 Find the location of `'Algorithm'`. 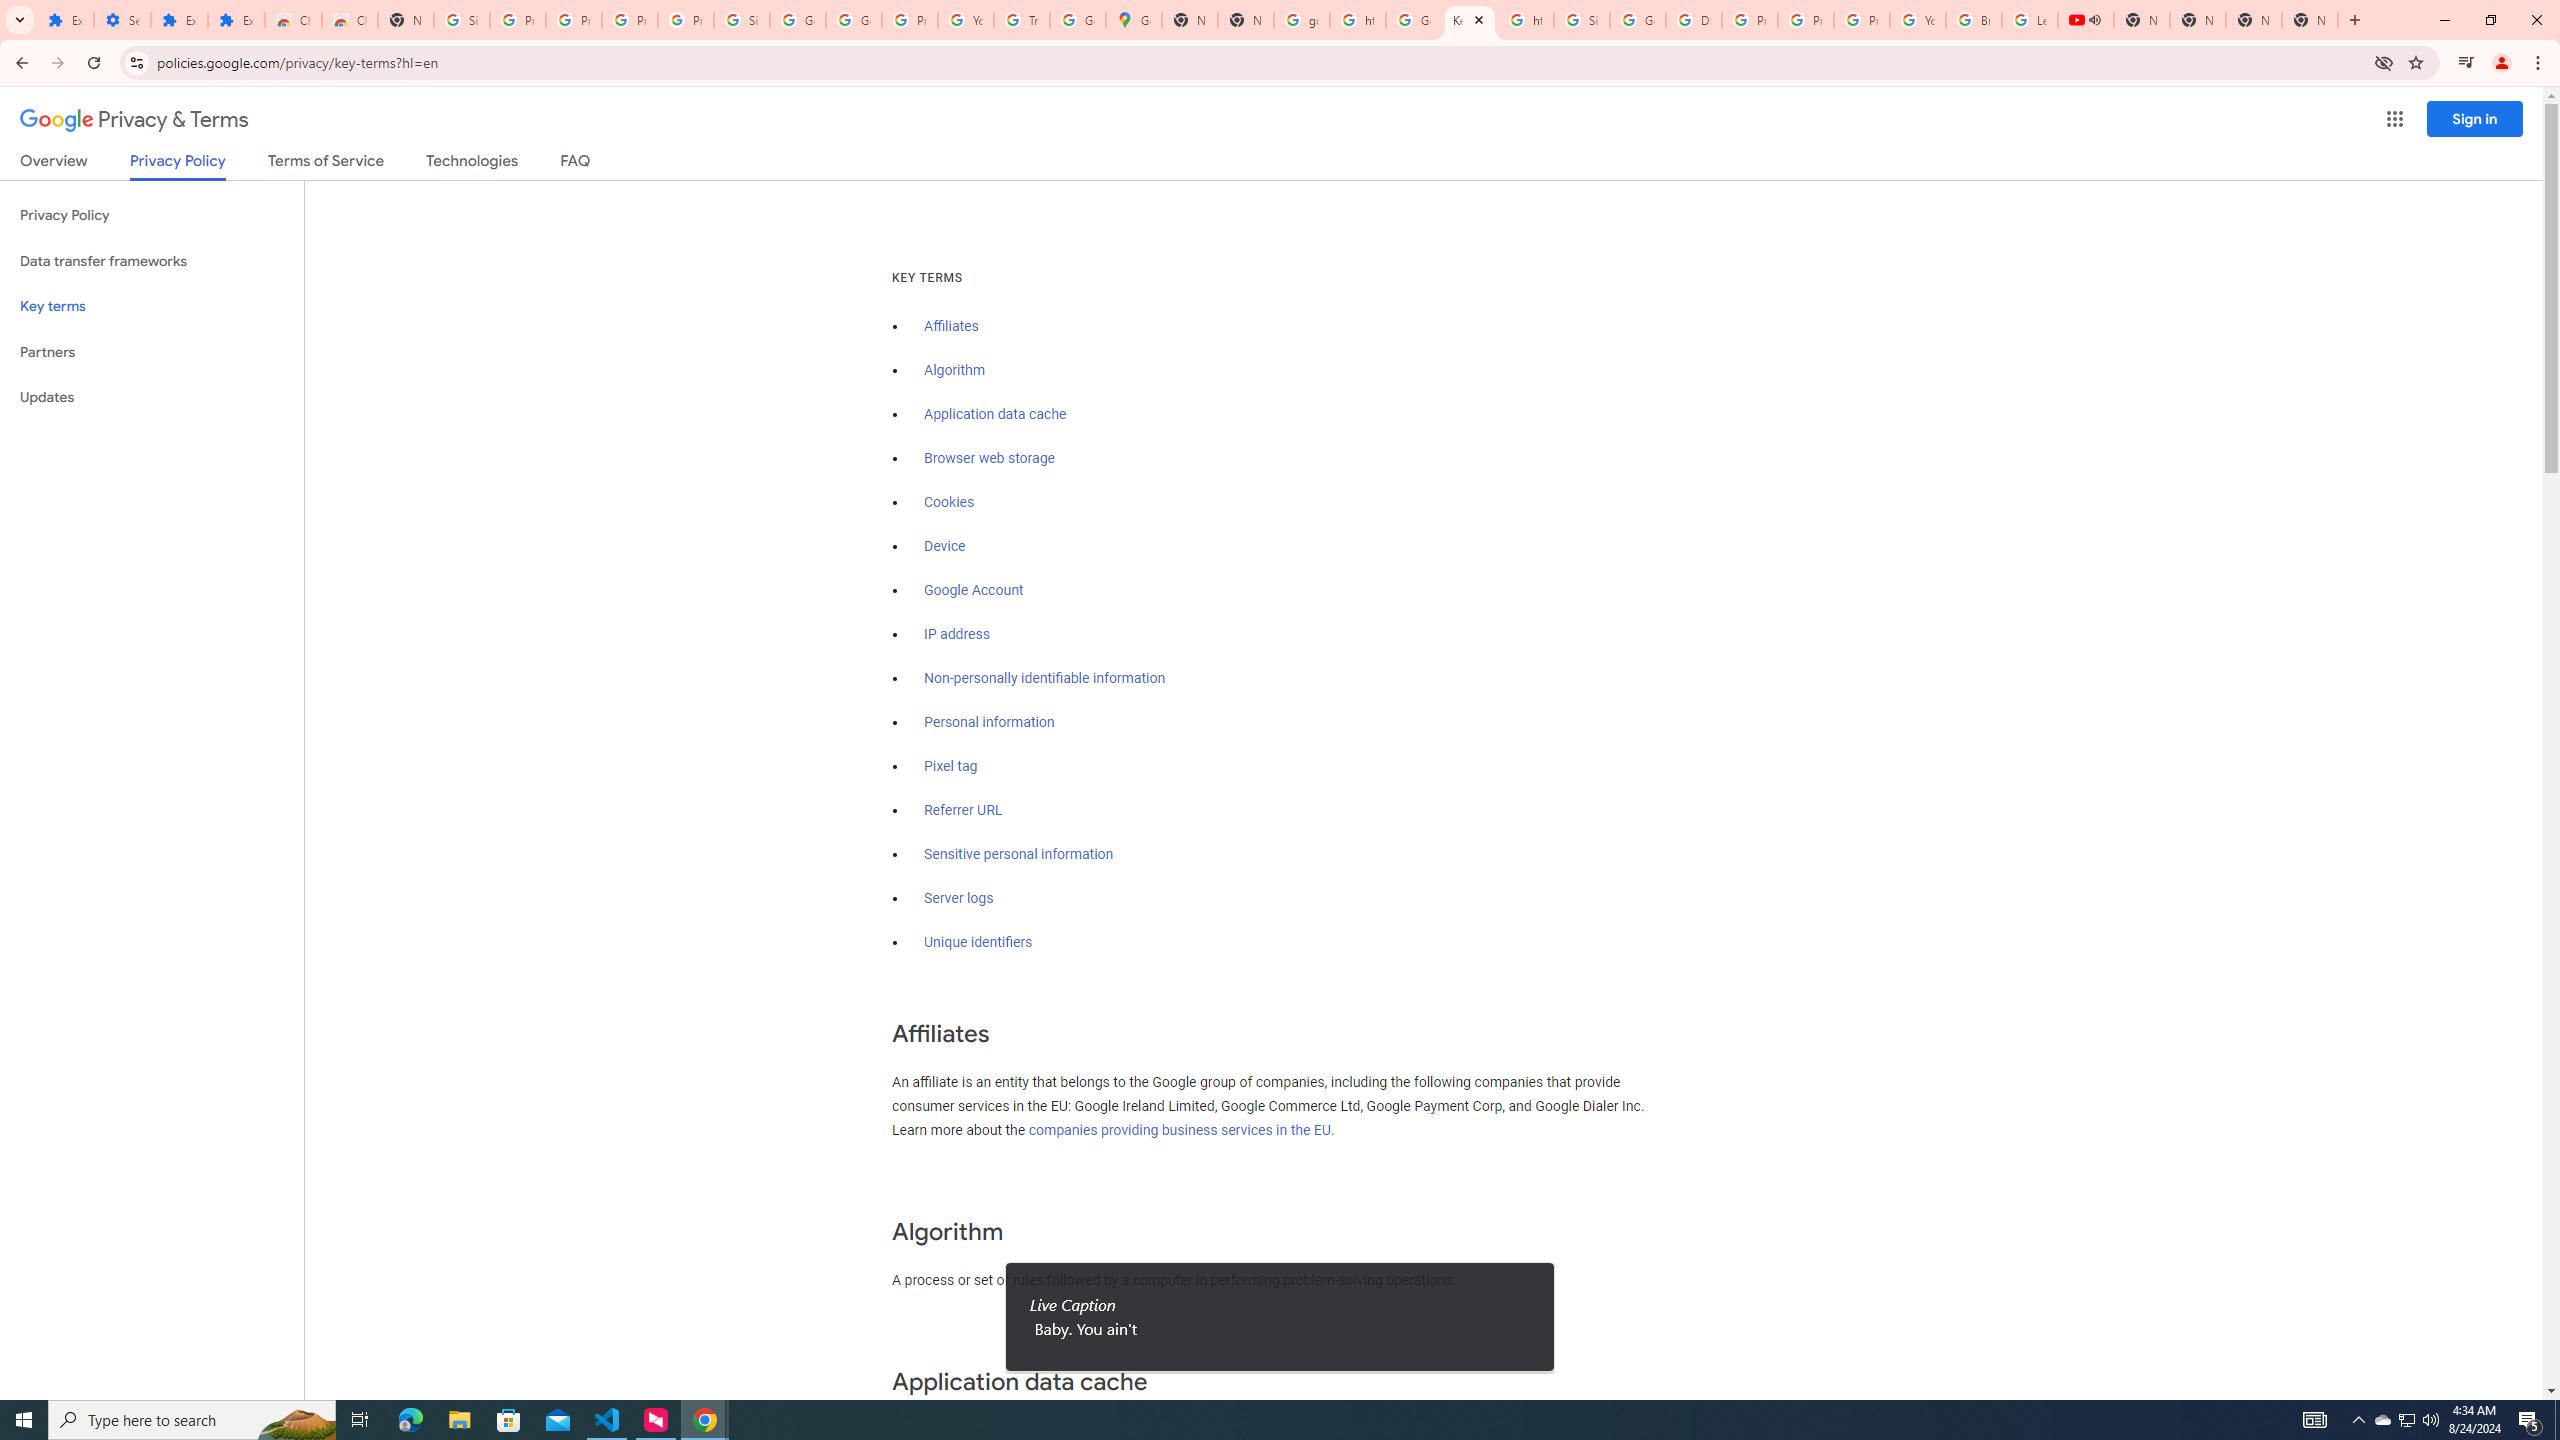

'Algorithm' is located at coordinates (953, 369).